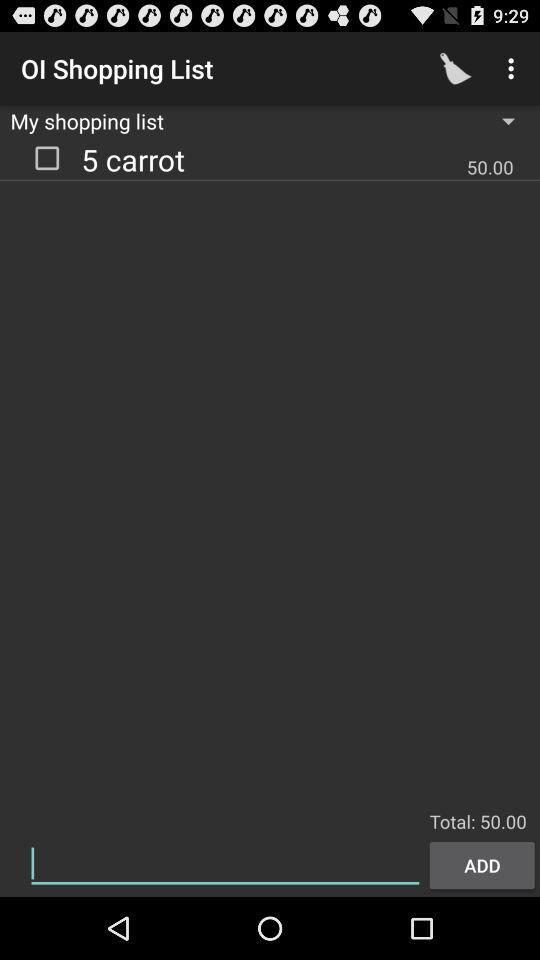  Describe the element at coordinates (224, 863) in the screenshot. I see `type the message` at that location.